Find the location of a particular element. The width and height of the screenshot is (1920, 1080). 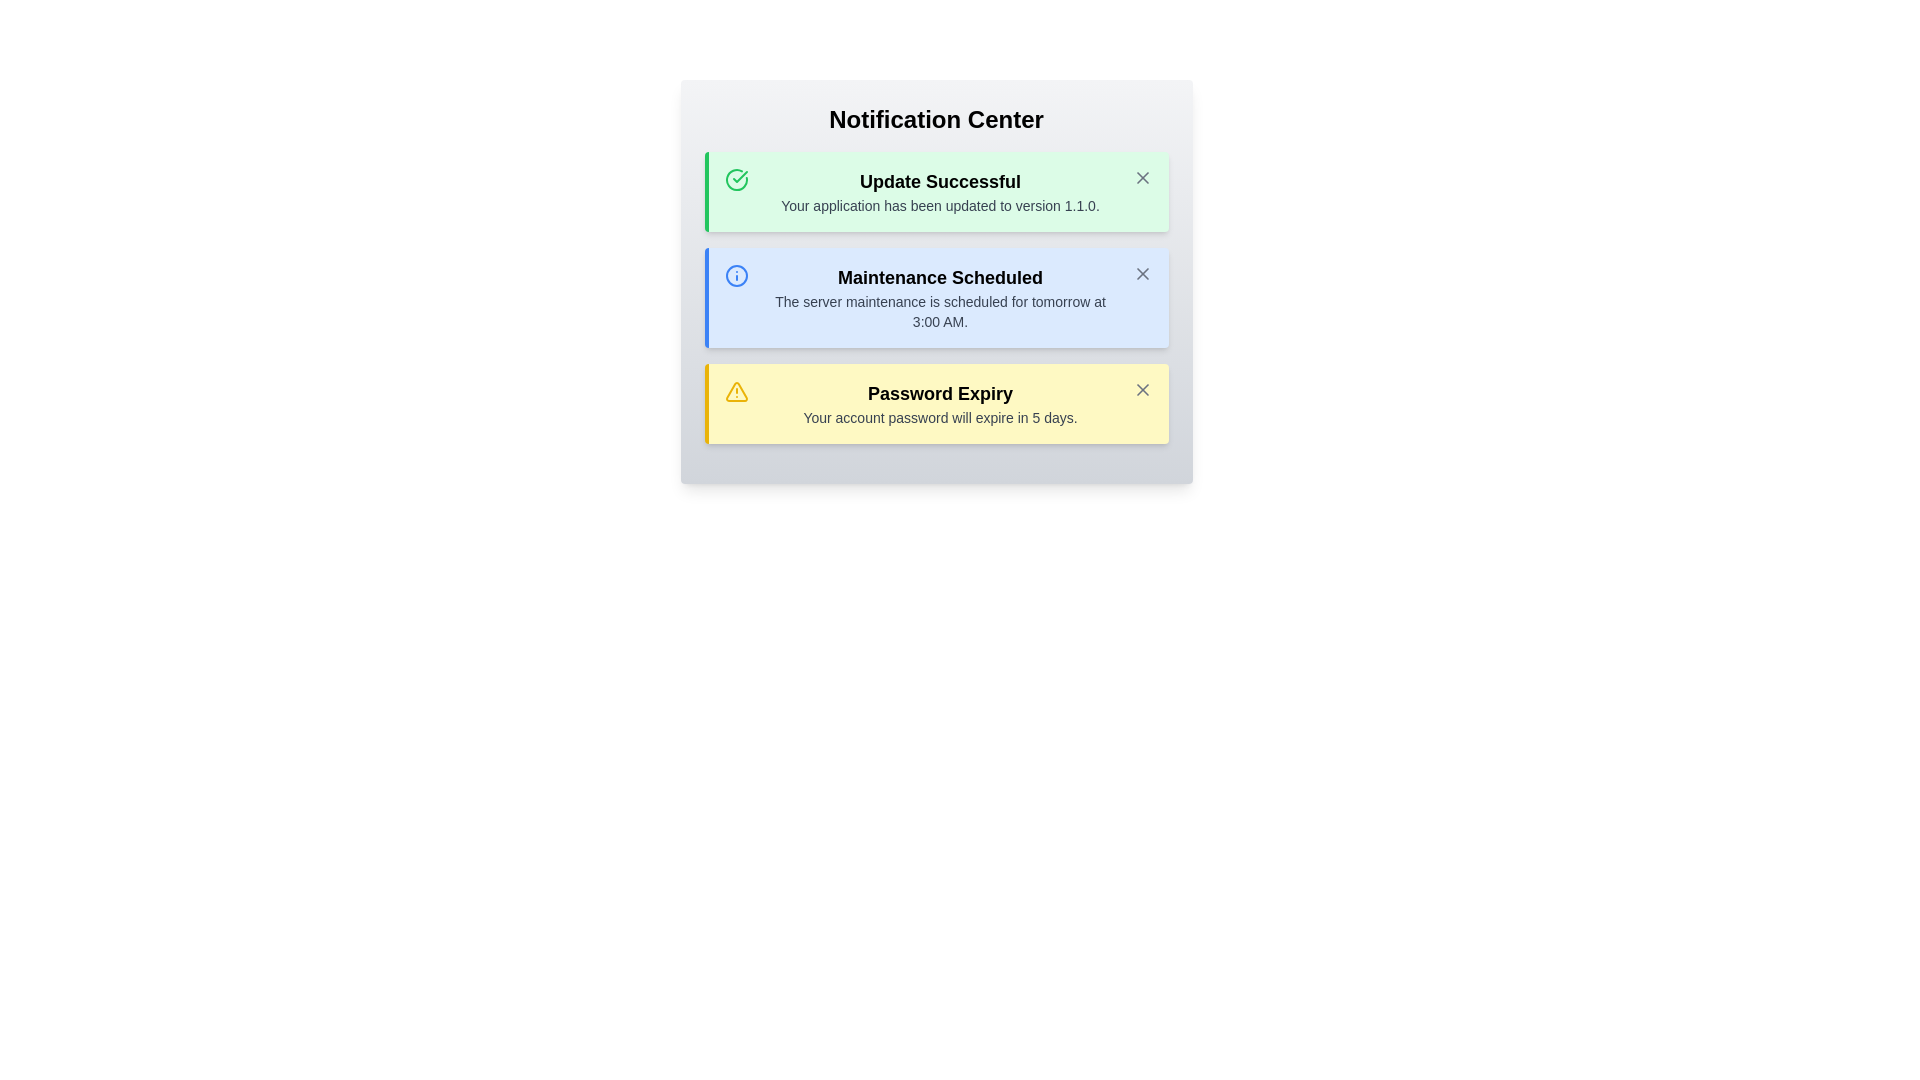

the circular SVG icon with a blue stroke located to the left of the 'Maintenance Scheduled' notification text in the second notification entry is located at coordinates (735, 276).